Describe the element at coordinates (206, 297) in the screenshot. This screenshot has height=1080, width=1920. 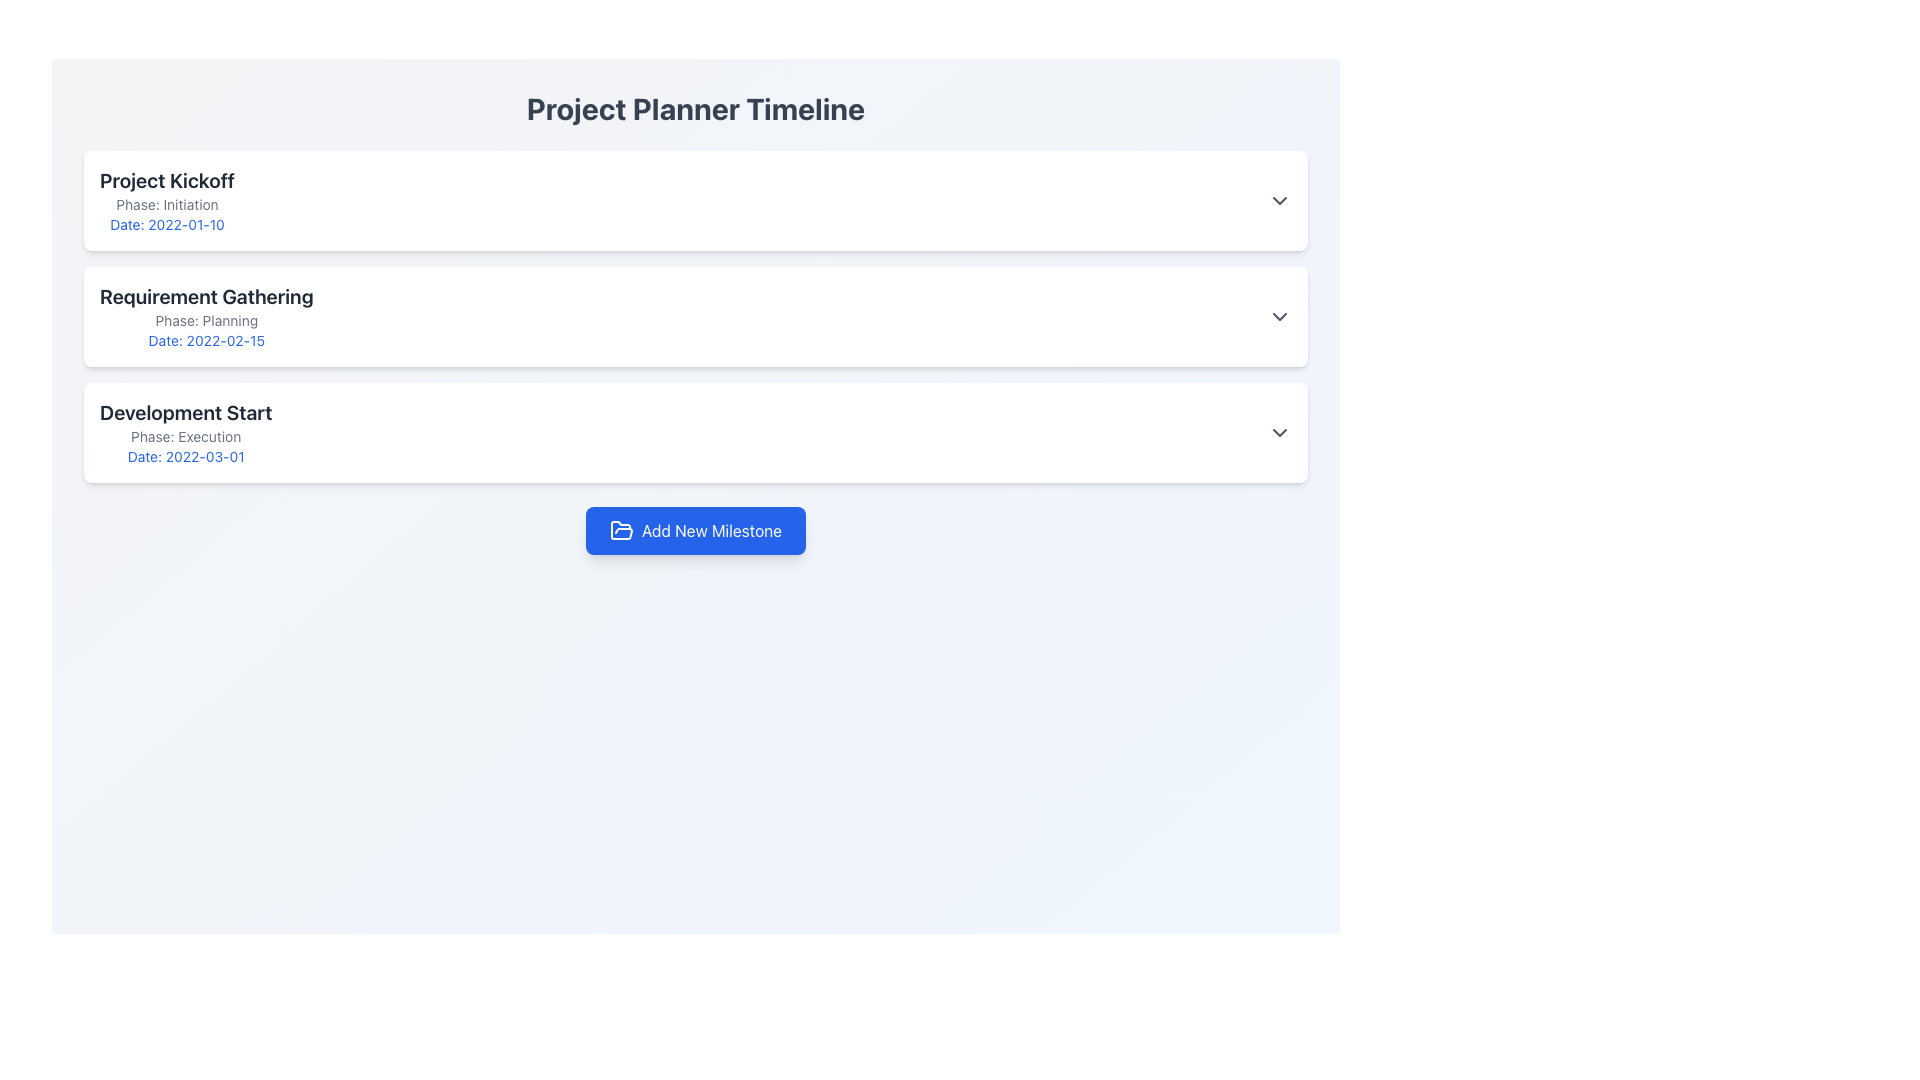
I see `the 'Requirement Gathering' label, which displays the text in bold dark gray against a light background, located in the second milestone of the timeline interface` at that location.